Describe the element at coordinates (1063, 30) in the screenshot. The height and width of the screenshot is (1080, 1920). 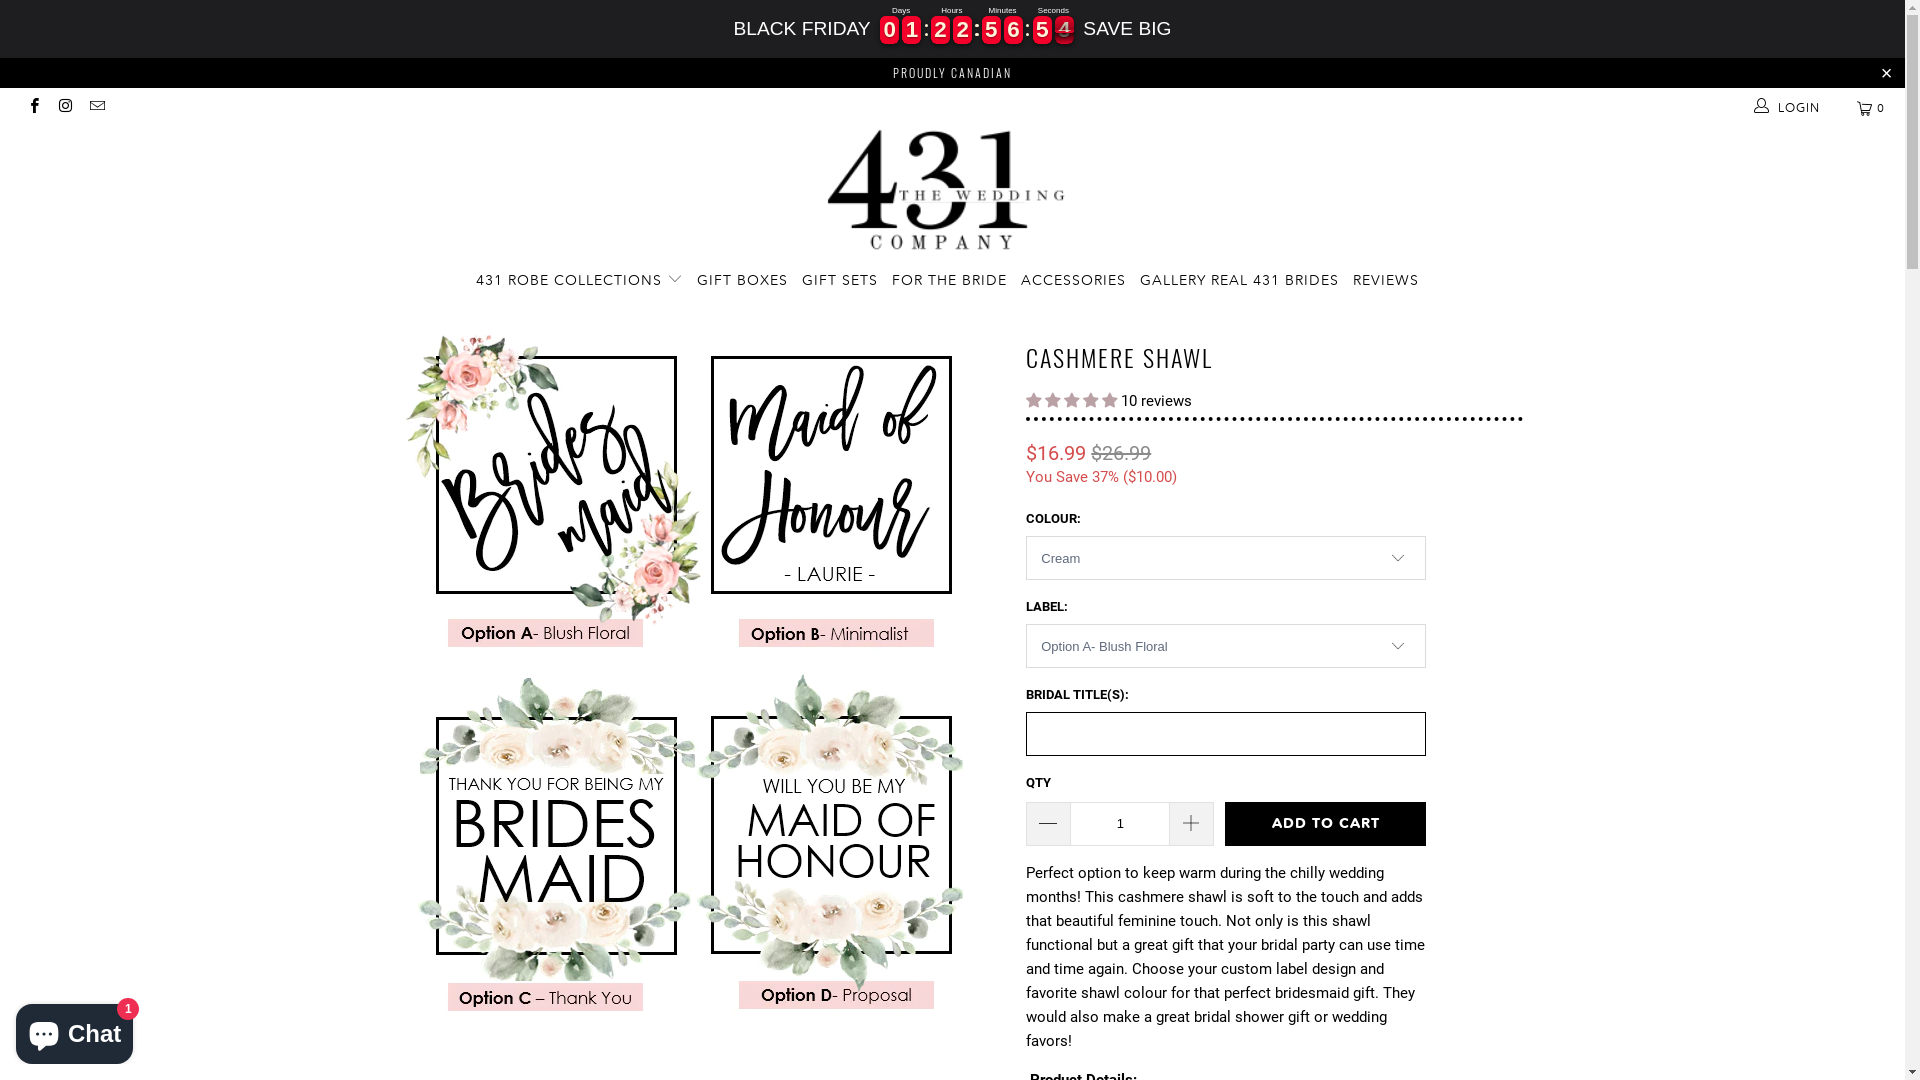
I see `'8` at that location.